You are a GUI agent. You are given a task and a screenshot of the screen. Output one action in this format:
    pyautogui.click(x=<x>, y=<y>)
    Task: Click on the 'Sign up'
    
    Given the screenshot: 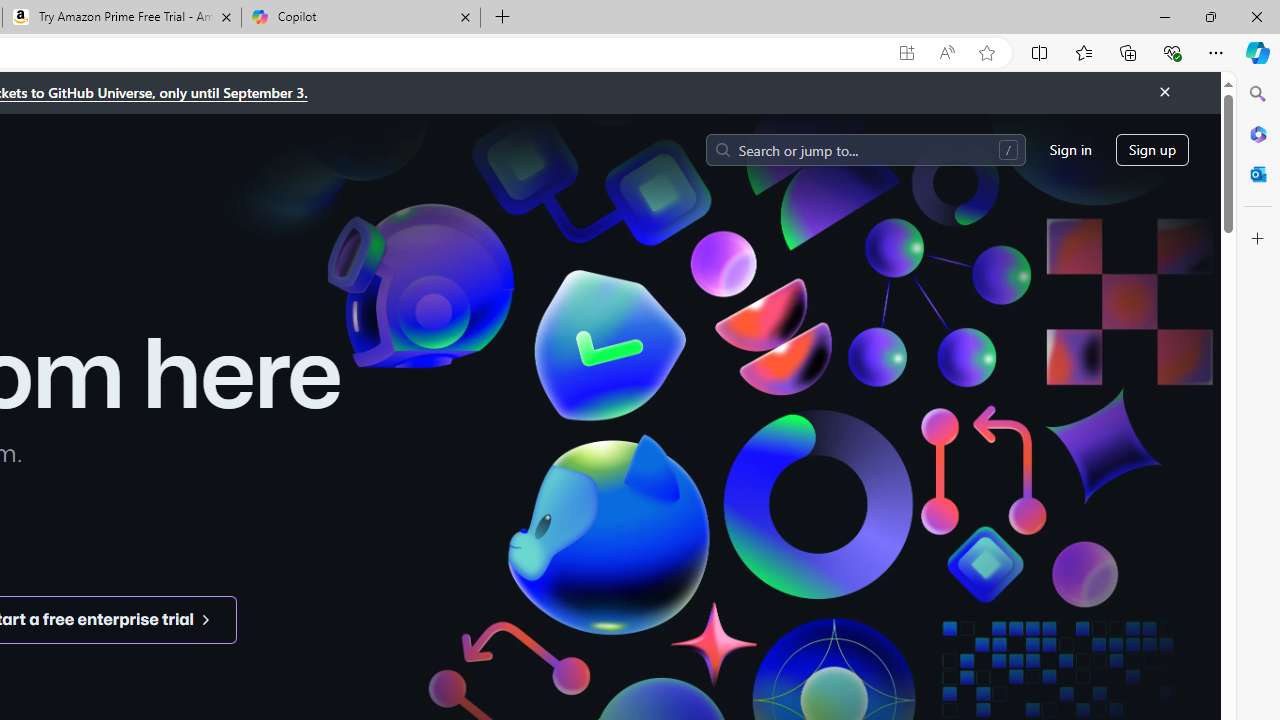 What is the action you would take?
    pyautogui.click(x=1152, y=148)
    